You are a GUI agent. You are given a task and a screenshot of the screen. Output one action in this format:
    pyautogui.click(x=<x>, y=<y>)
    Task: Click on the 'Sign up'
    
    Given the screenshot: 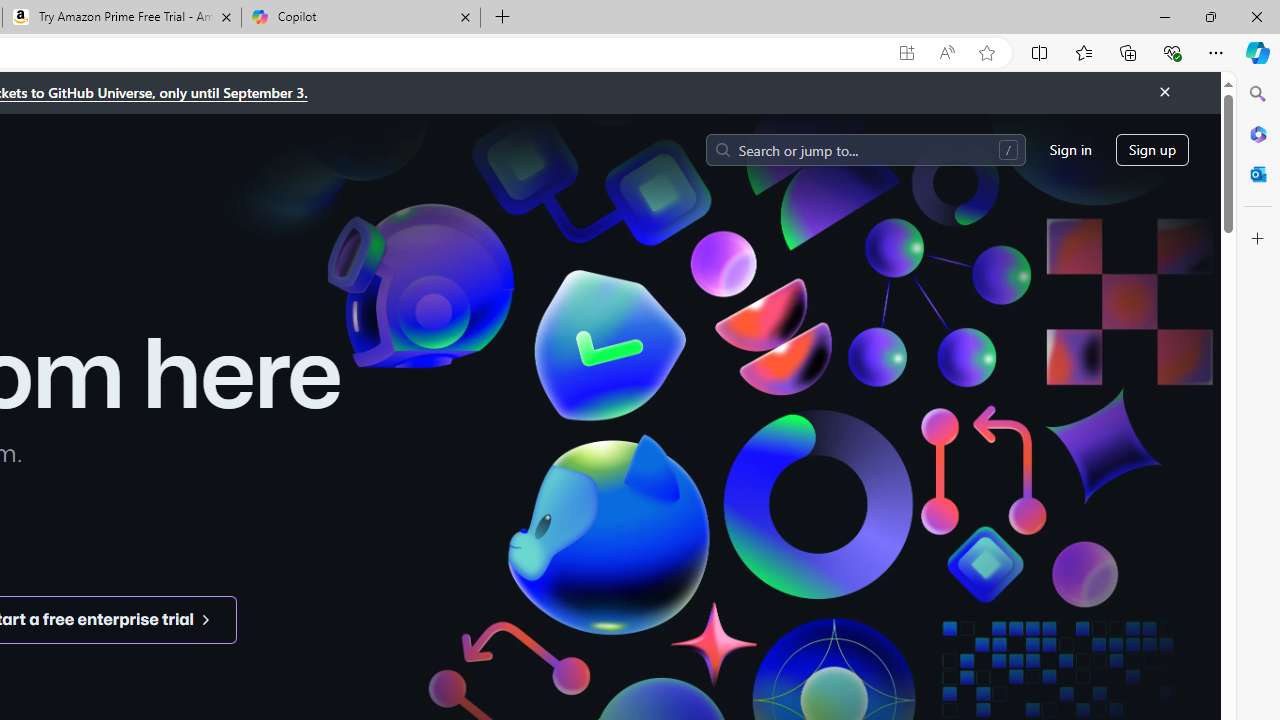 What is the action you would take?
    pyautogui.click(x=1152, y=148)
    